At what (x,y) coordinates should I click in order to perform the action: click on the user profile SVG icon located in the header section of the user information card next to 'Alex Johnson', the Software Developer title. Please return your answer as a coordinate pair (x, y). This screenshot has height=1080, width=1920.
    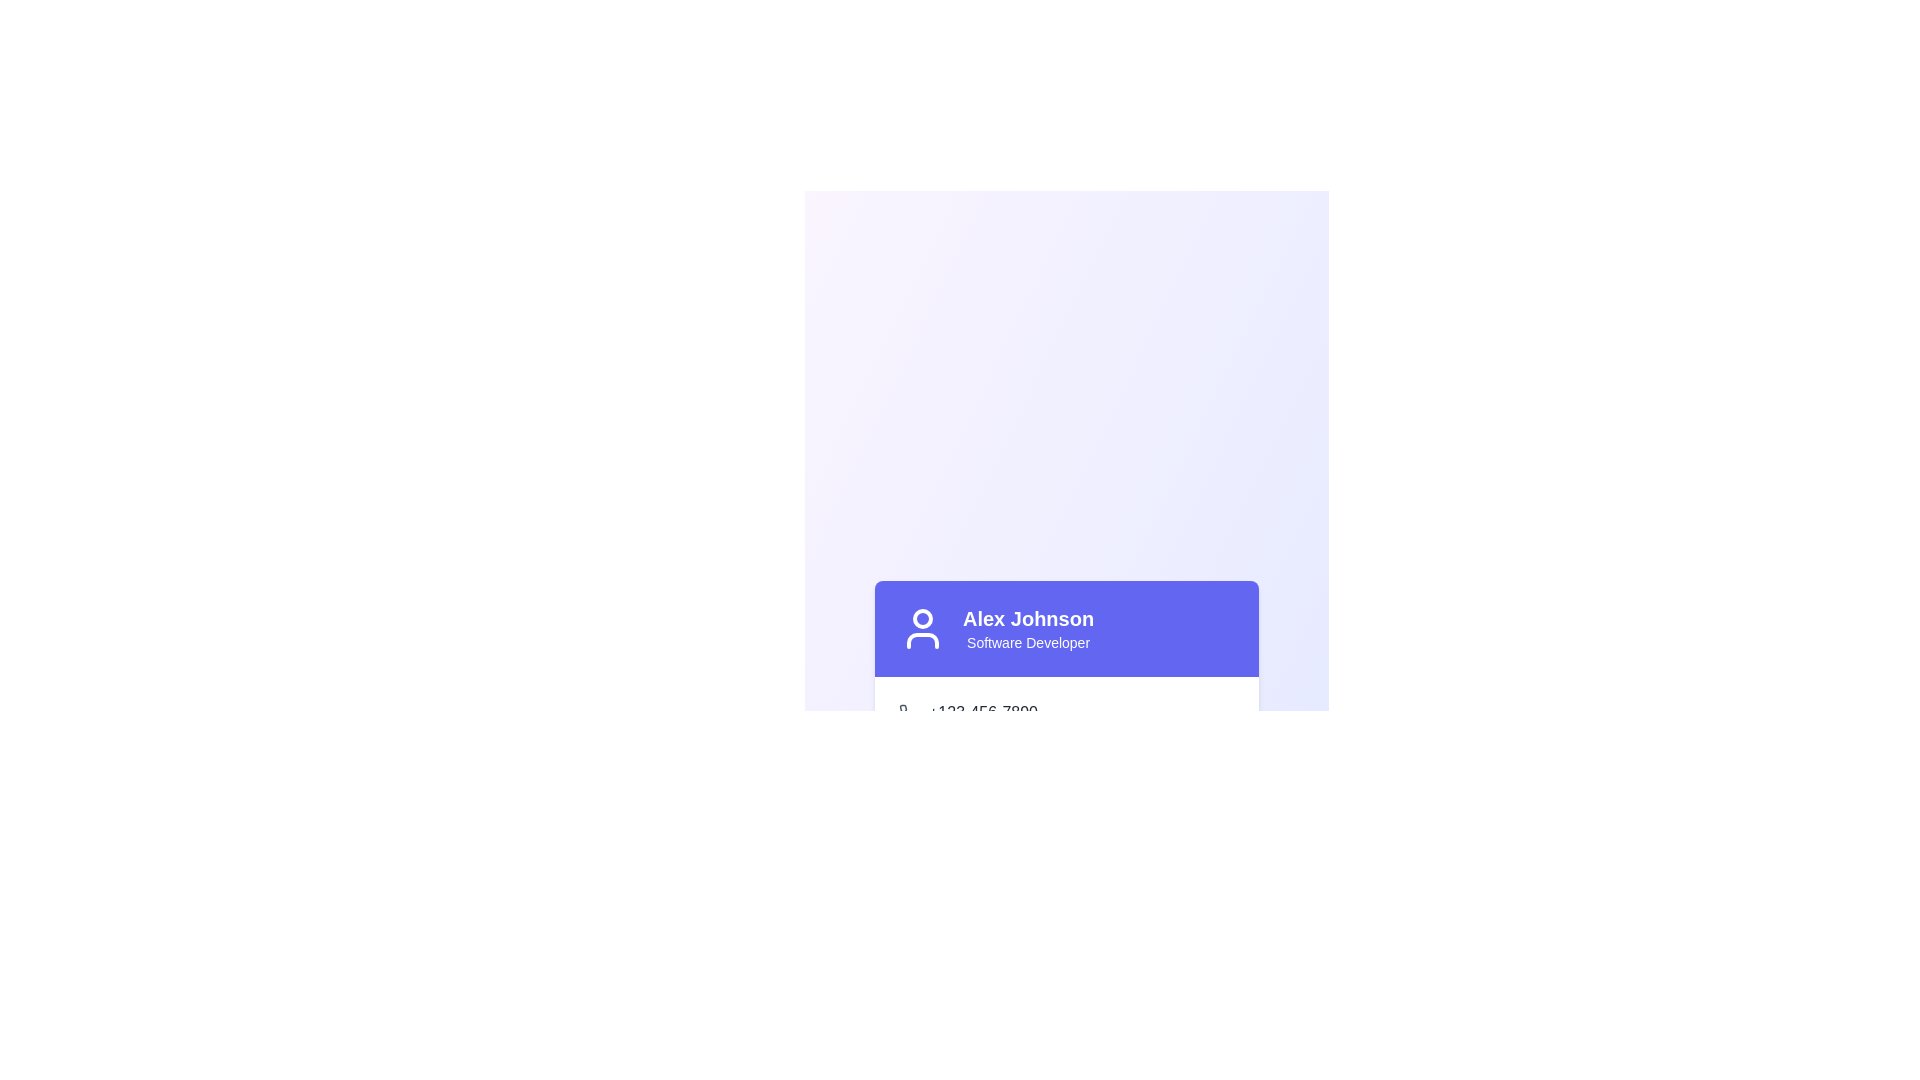
    Looking at the image, I should click on (921, 627).